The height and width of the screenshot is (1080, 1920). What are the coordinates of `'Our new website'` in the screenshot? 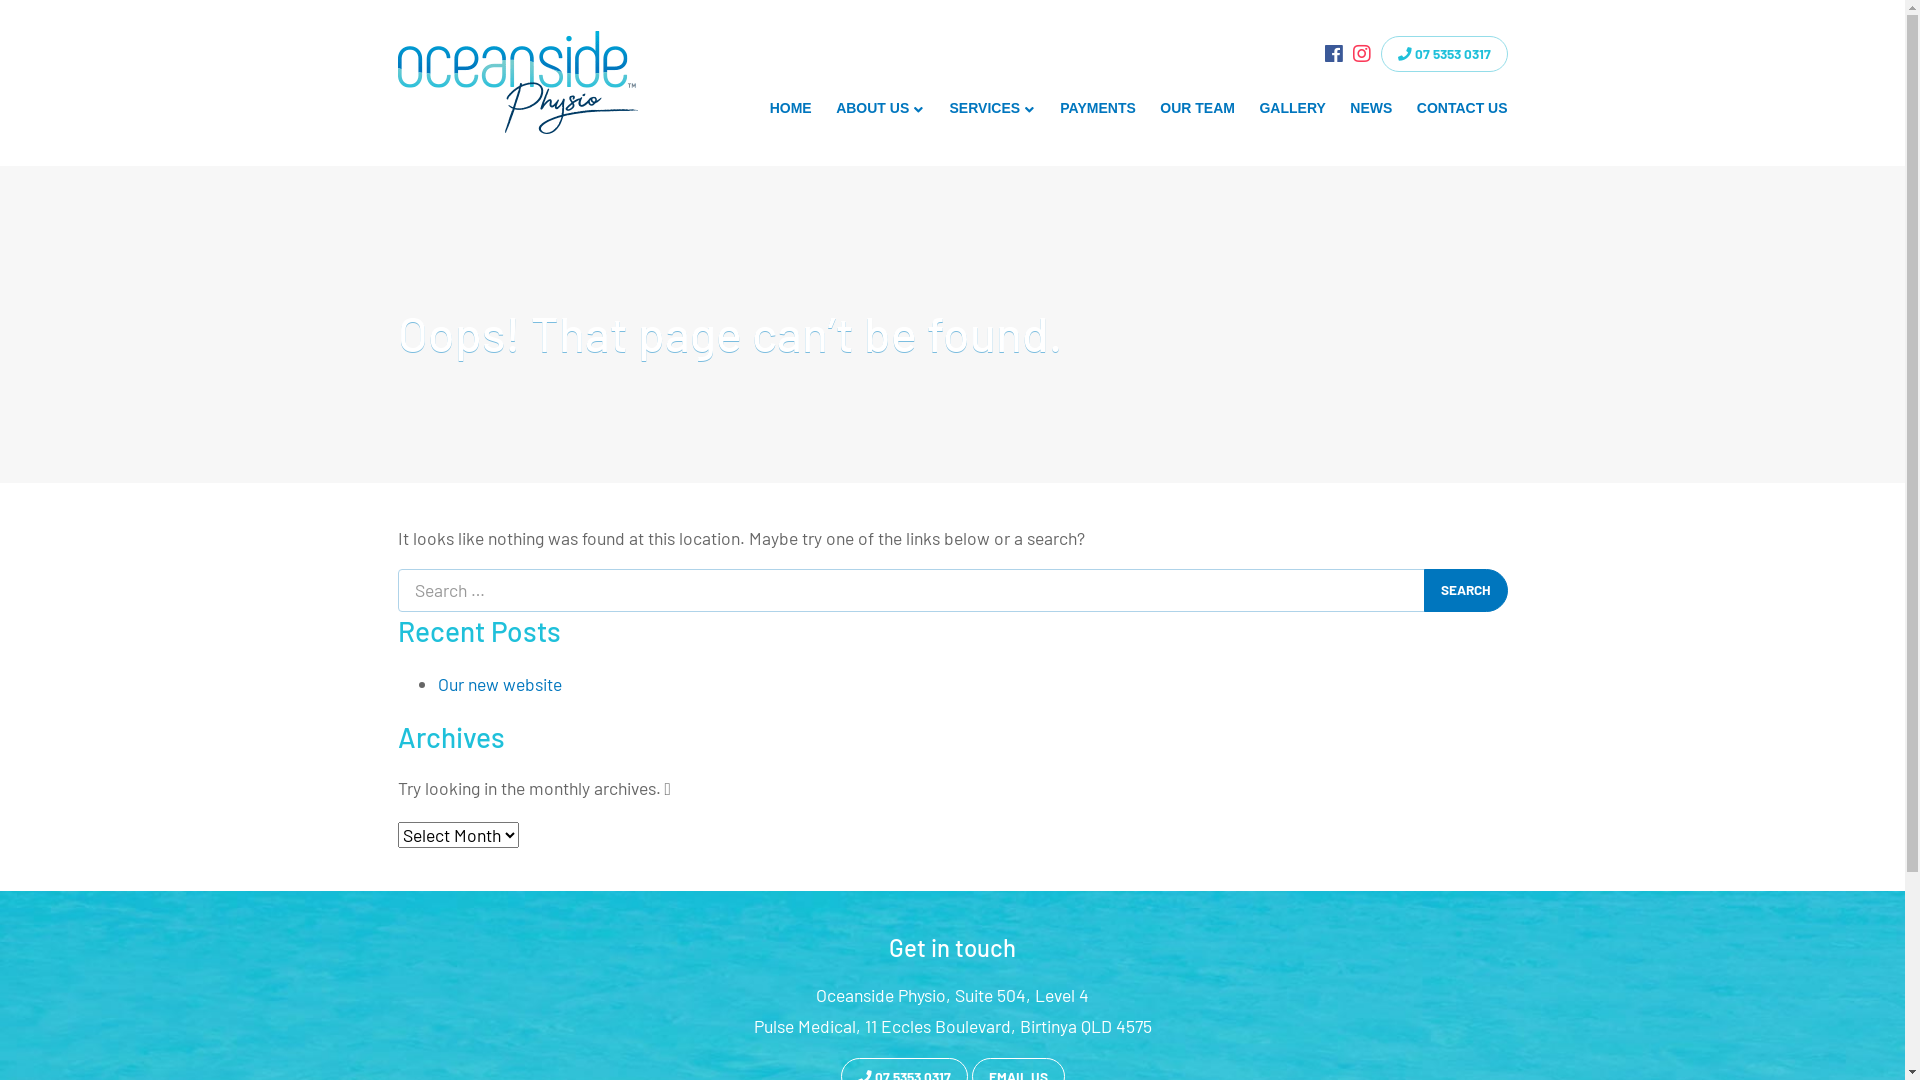 It's located at (499, 682).